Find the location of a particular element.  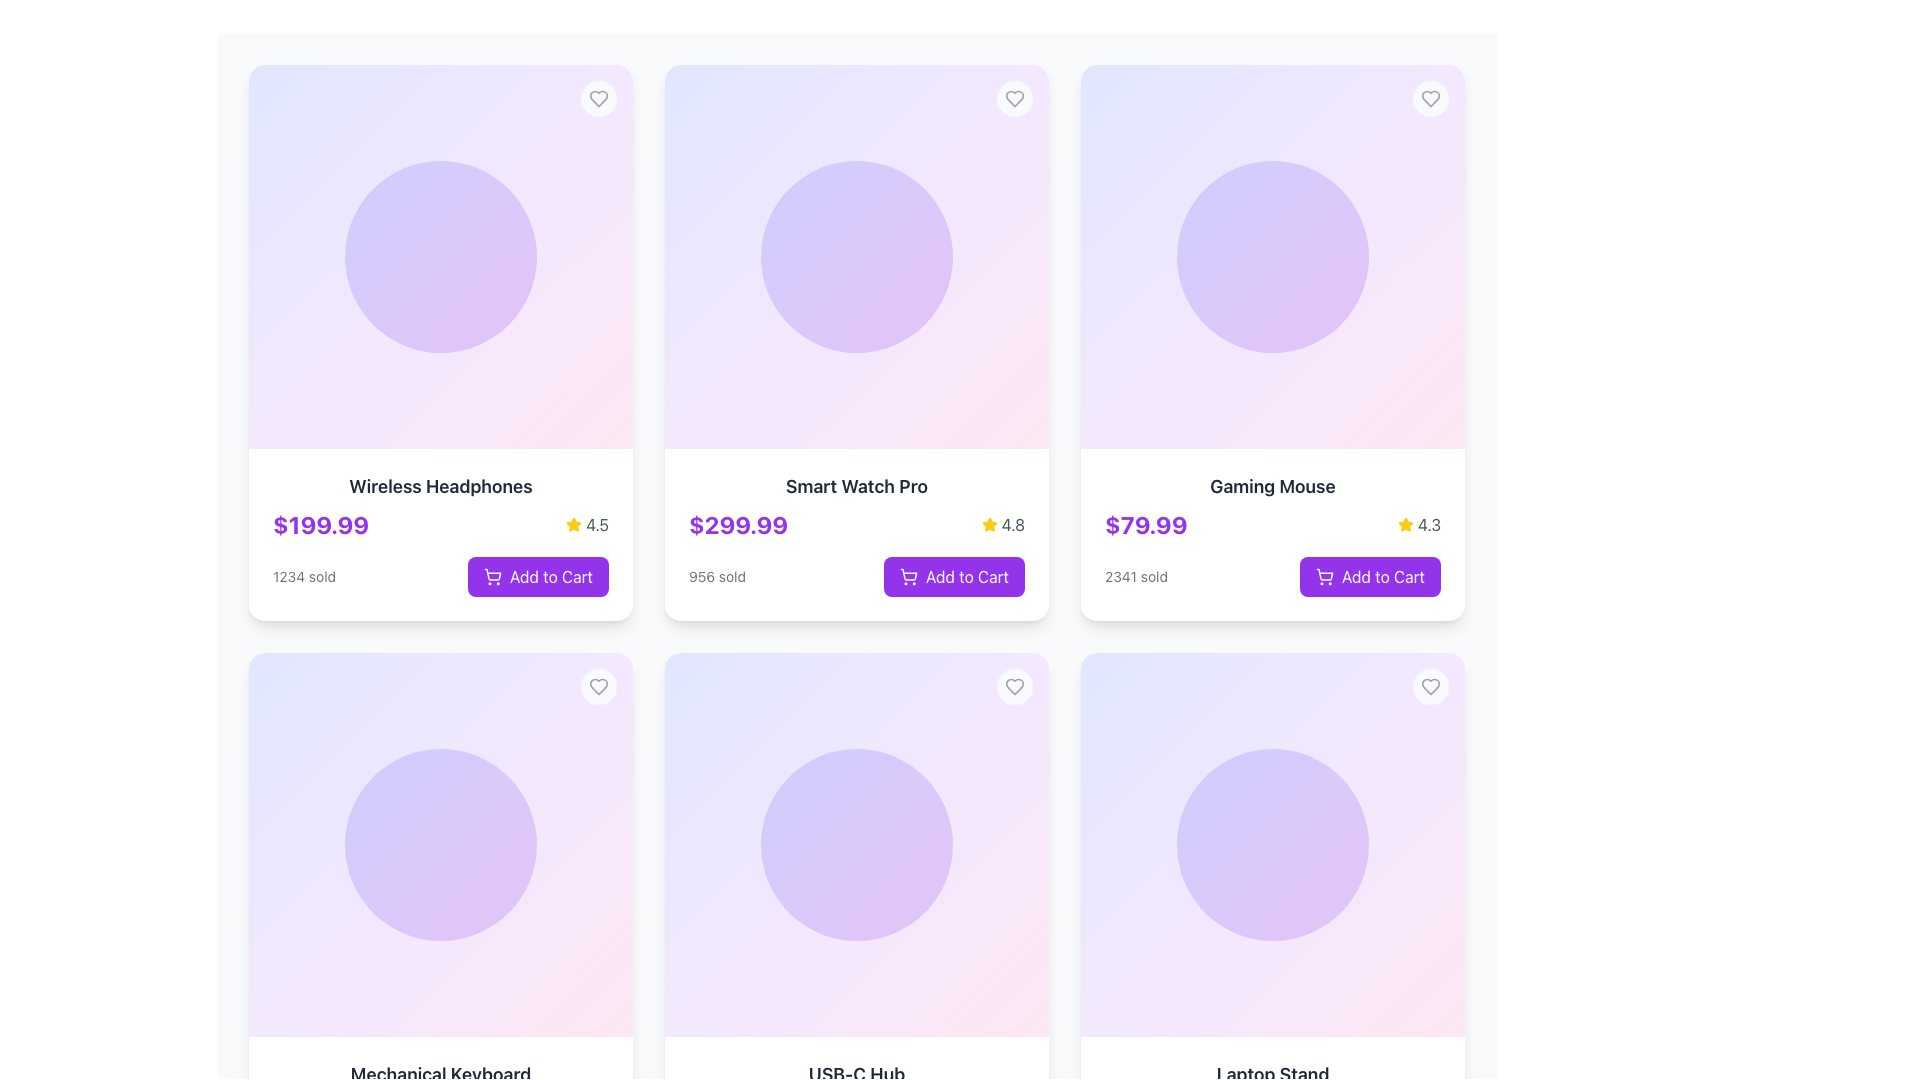

the yellow star-shaped icon representing the rating for 'Smart Watch Pro', located near the price and the numerical rating (4.8) is located at coordinates (989, 523).